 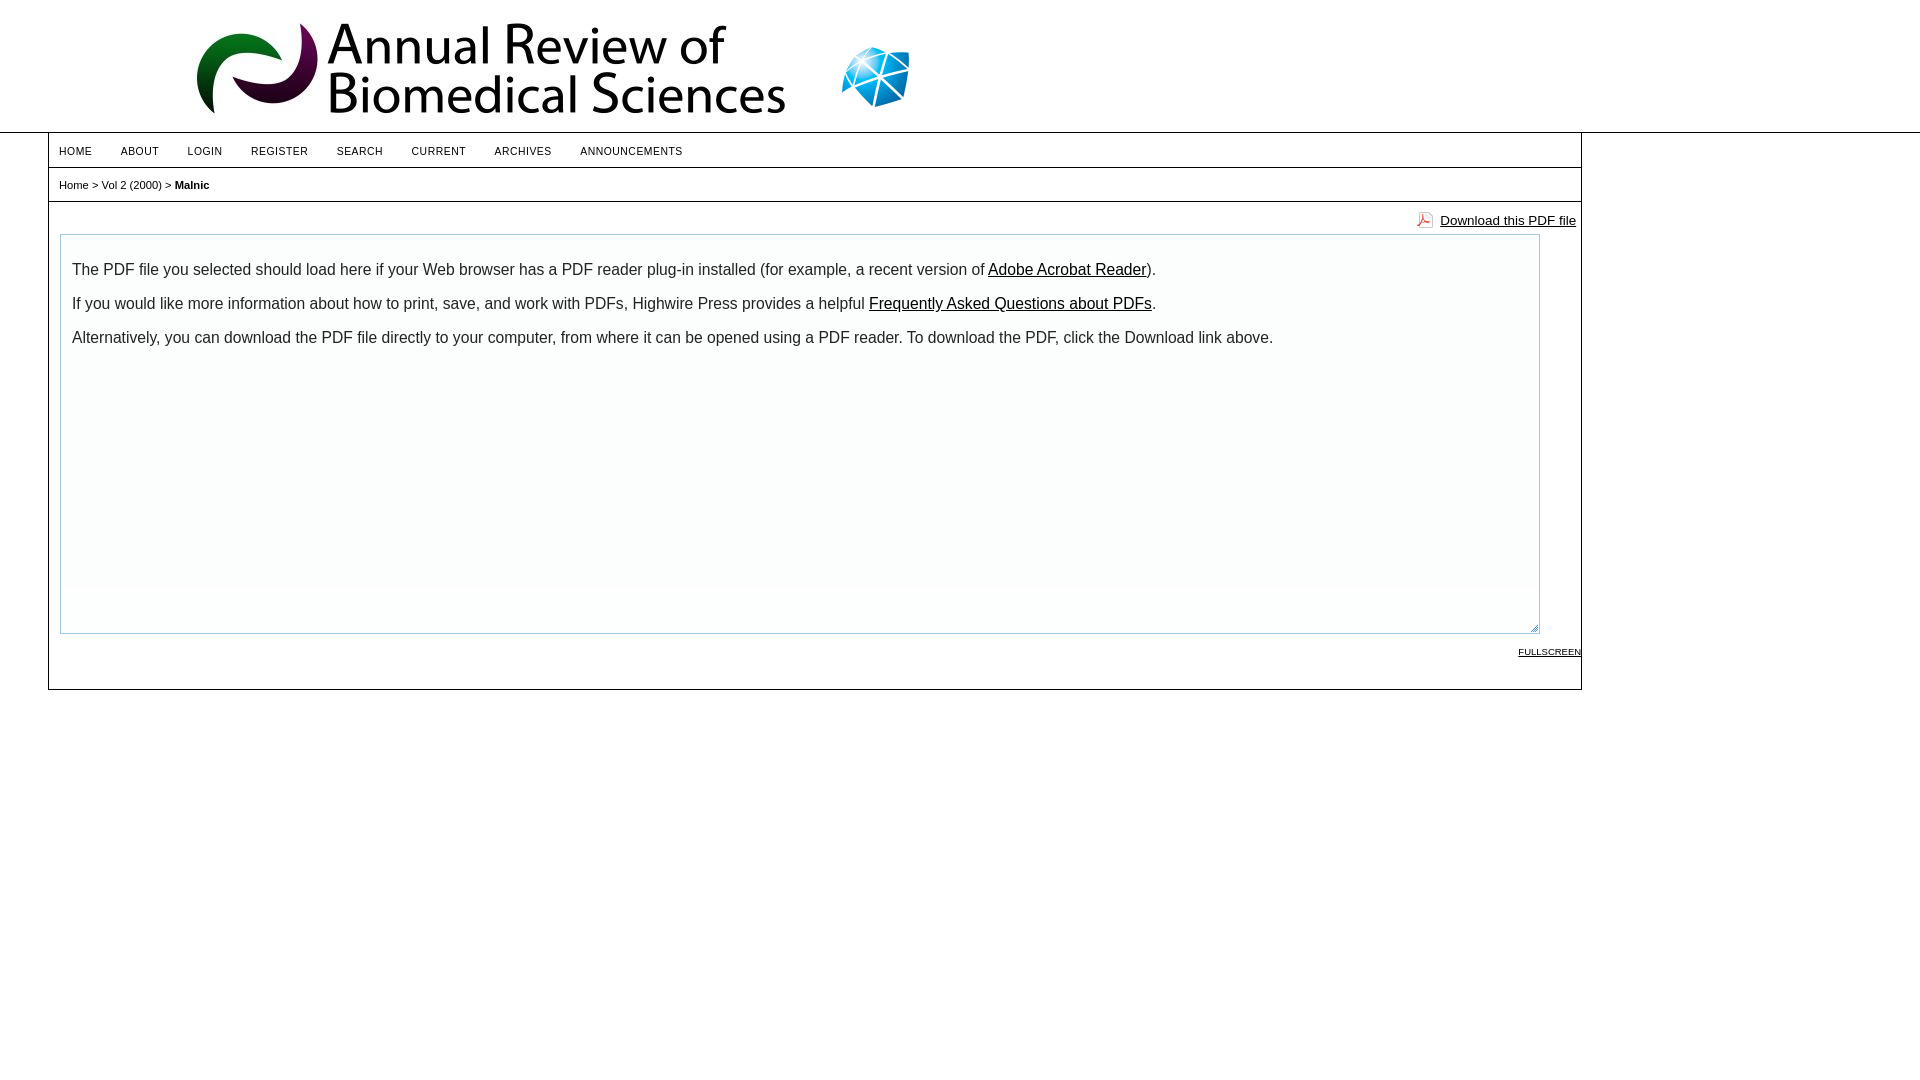 I want to click on 'Home', so click(x=73, y=185).